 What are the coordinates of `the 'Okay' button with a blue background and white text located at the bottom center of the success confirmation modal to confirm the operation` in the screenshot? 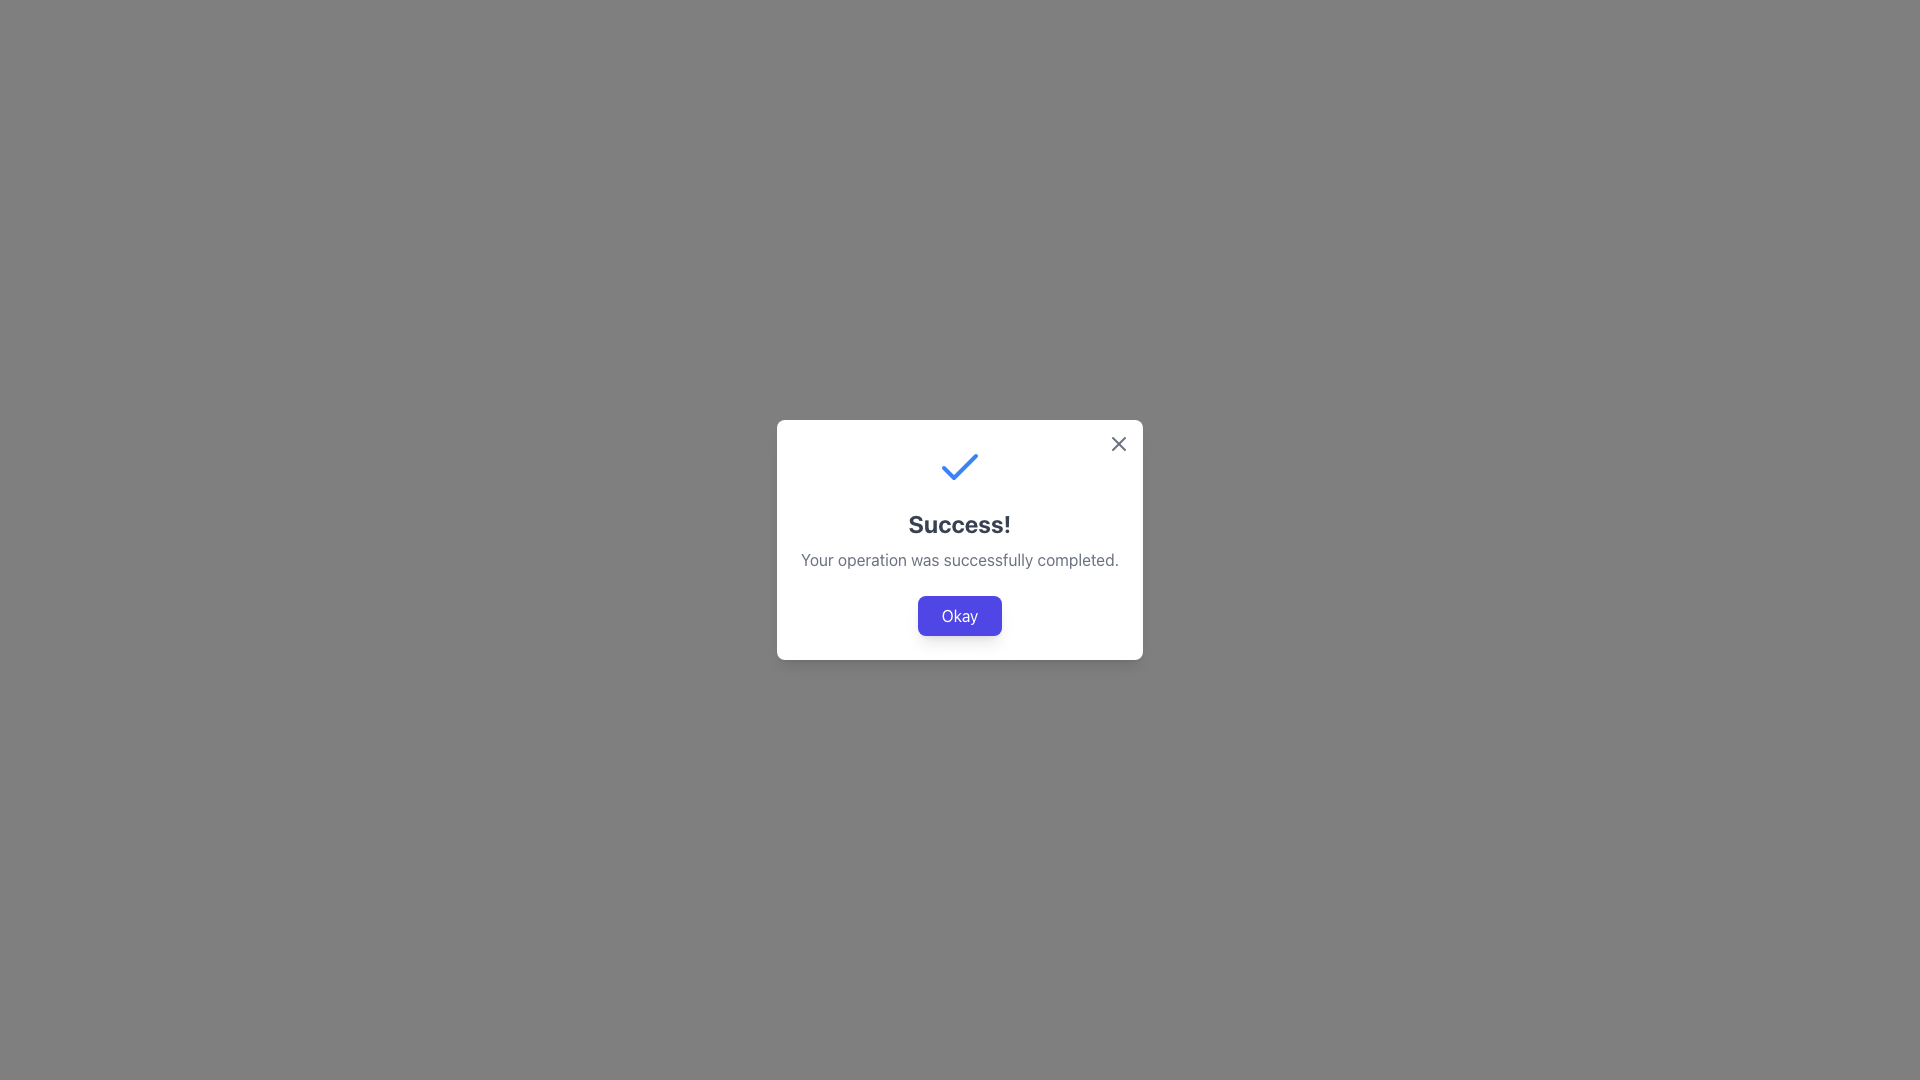 It's located at (960, 615).